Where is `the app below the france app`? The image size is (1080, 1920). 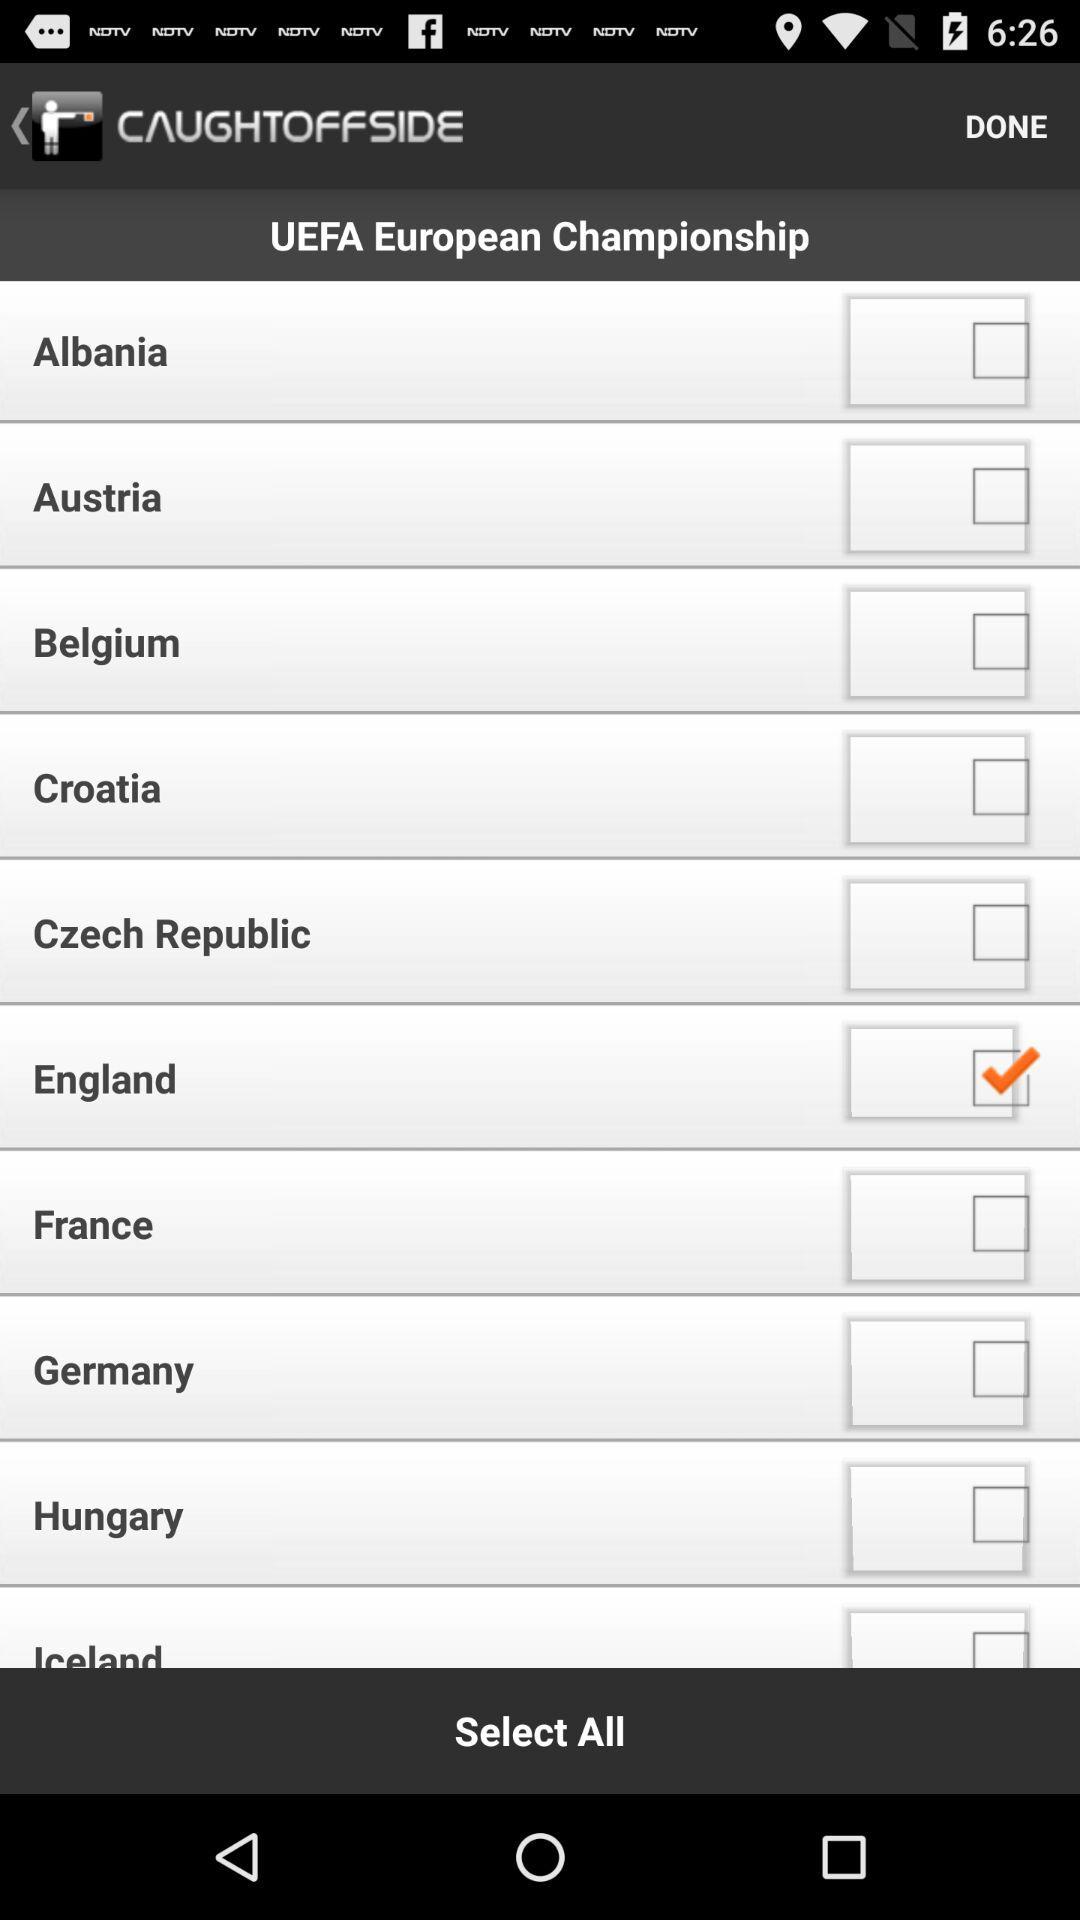 the app below the france app is located at coordinates (409, 1368).